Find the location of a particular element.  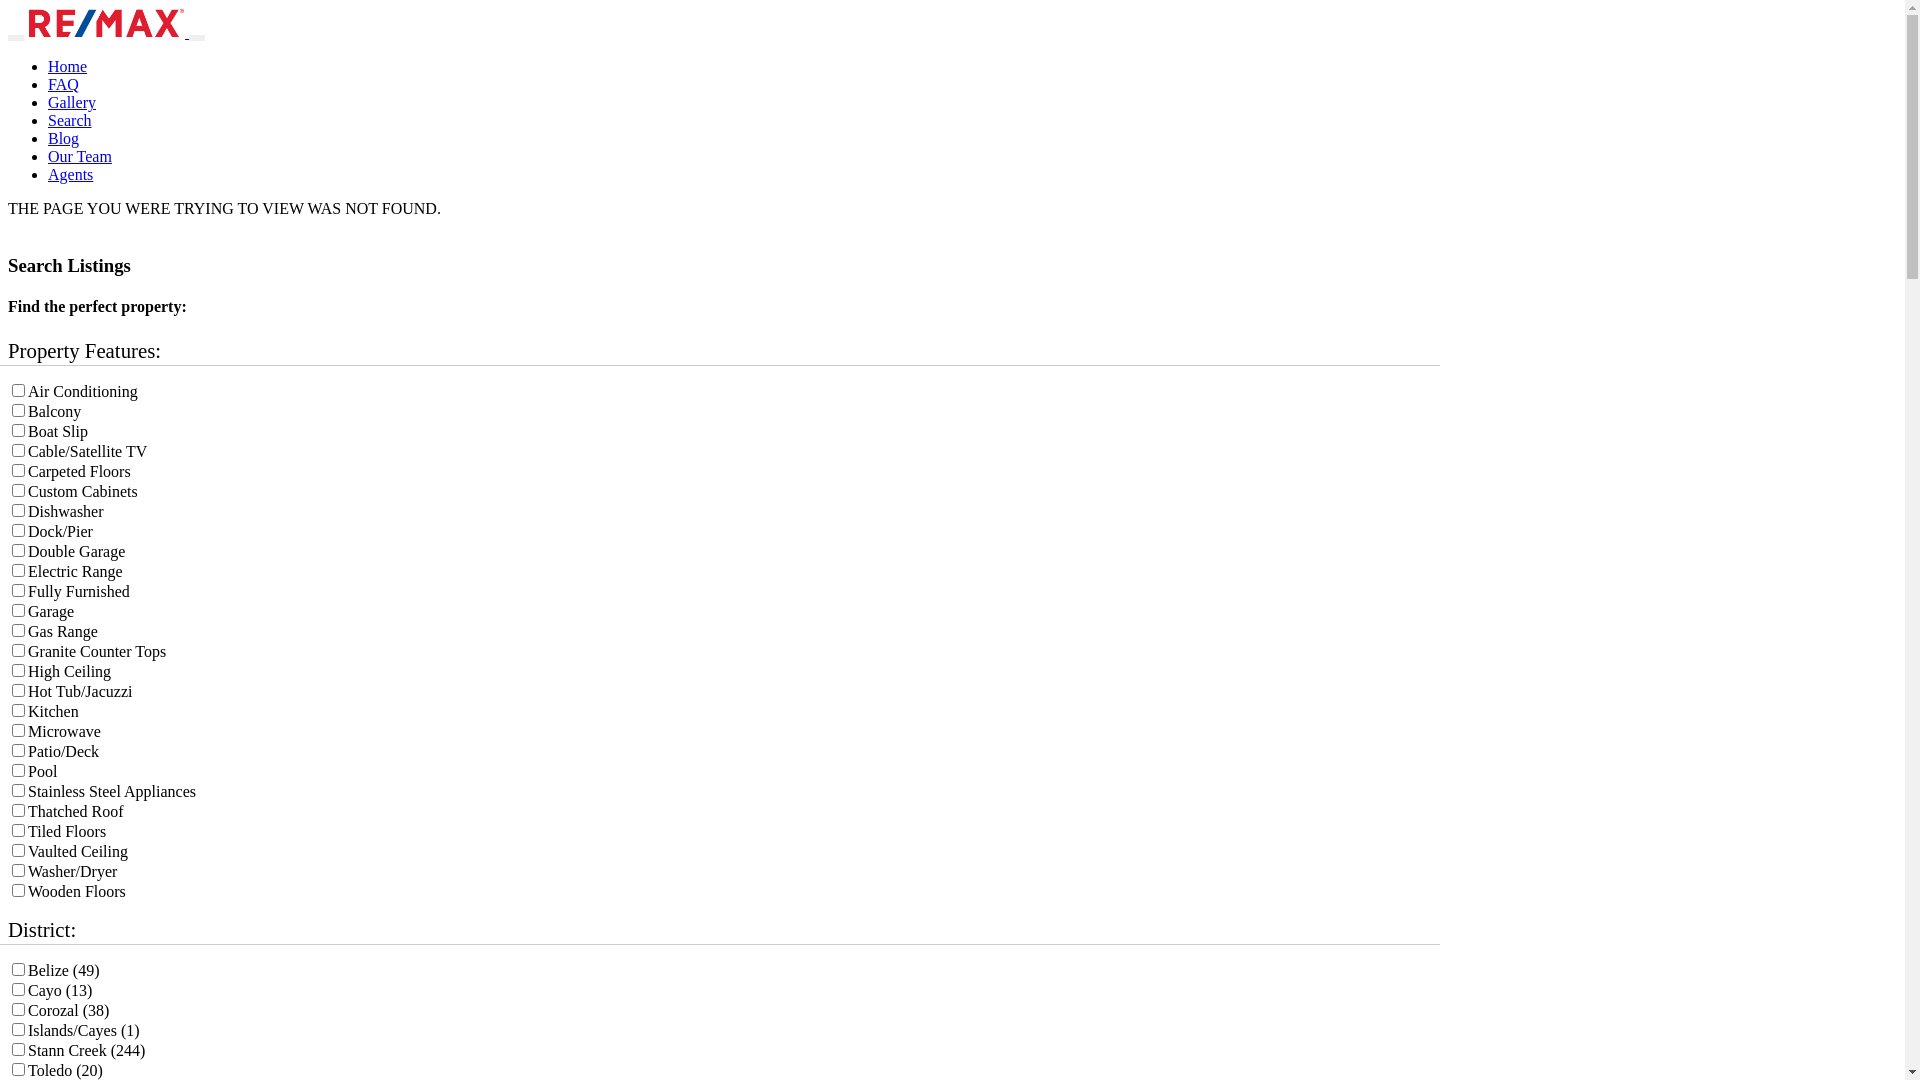

'Blog' is located at coordinates (48, 137).